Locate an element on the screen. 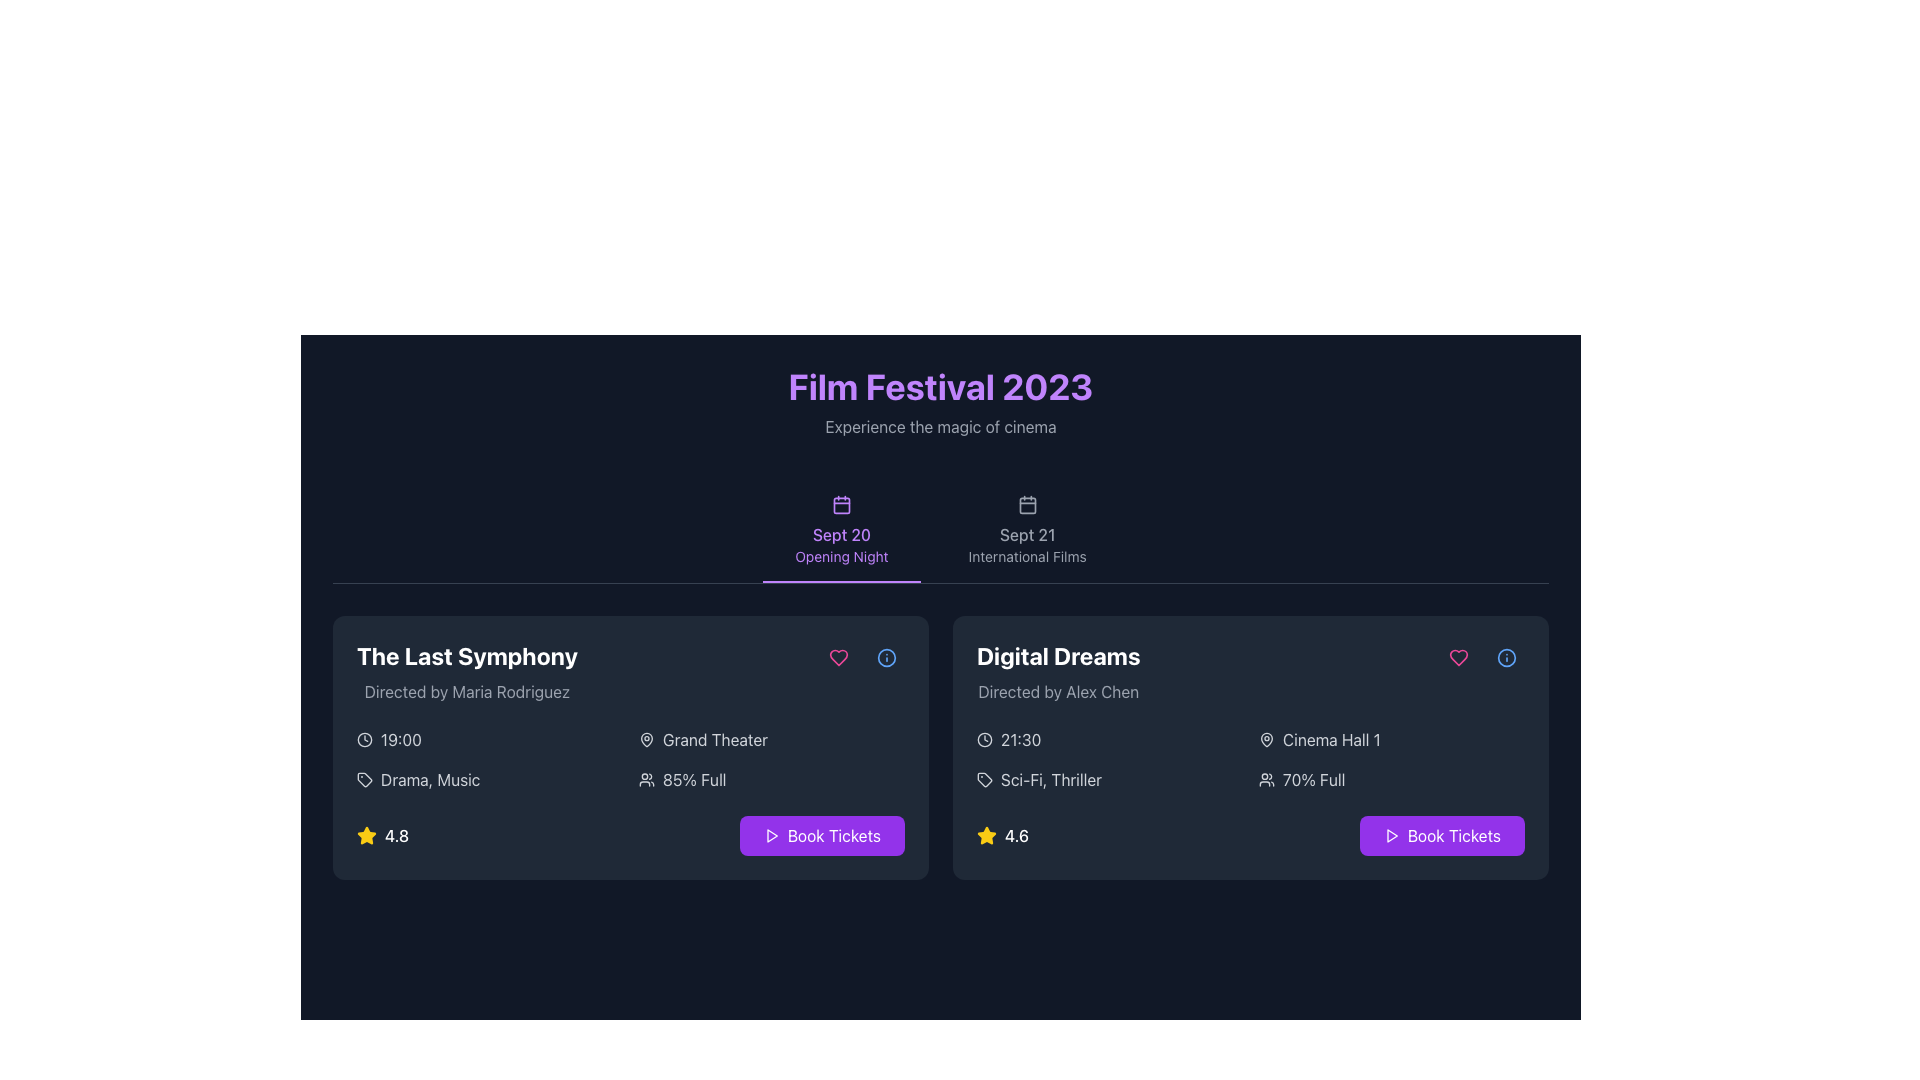 The image size is (1920, 1080). the icon representing the venue for the event, which is associated with the 'Grand Theater' text label, located is located at coordinates (647, 740).